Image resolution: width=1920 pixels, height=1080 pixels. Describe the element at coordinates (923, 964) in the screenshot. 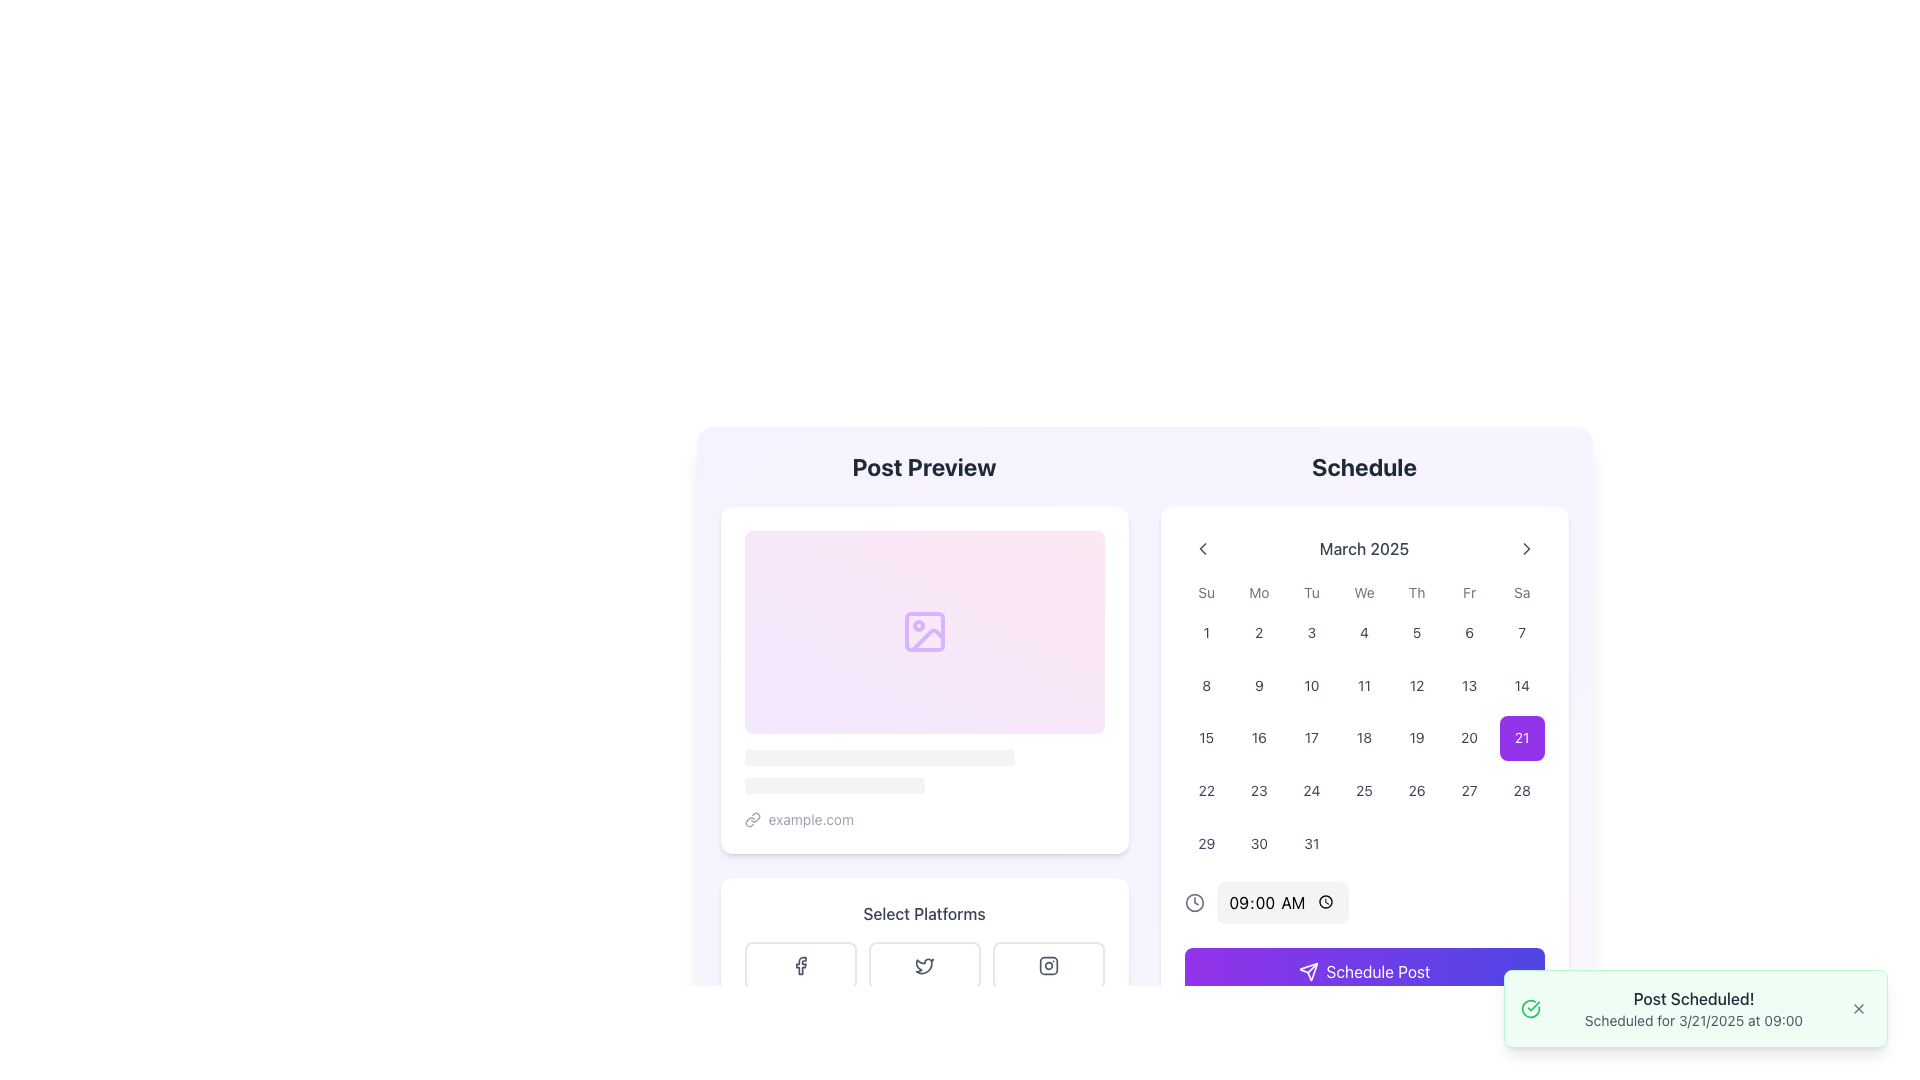

I see `the Twitter icon by navigating to it` at that location.